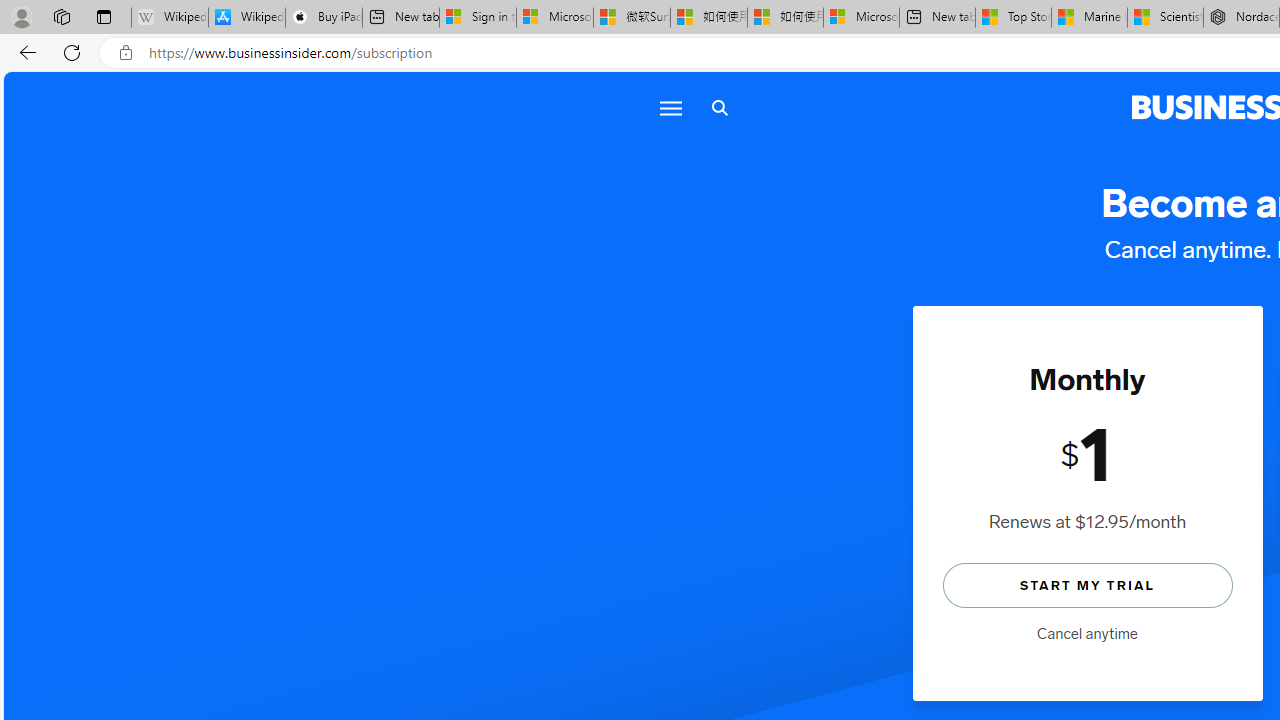  Describe the element at coordinates (670, 108) in the screenshot. I see `'Menu icon'` at that location.